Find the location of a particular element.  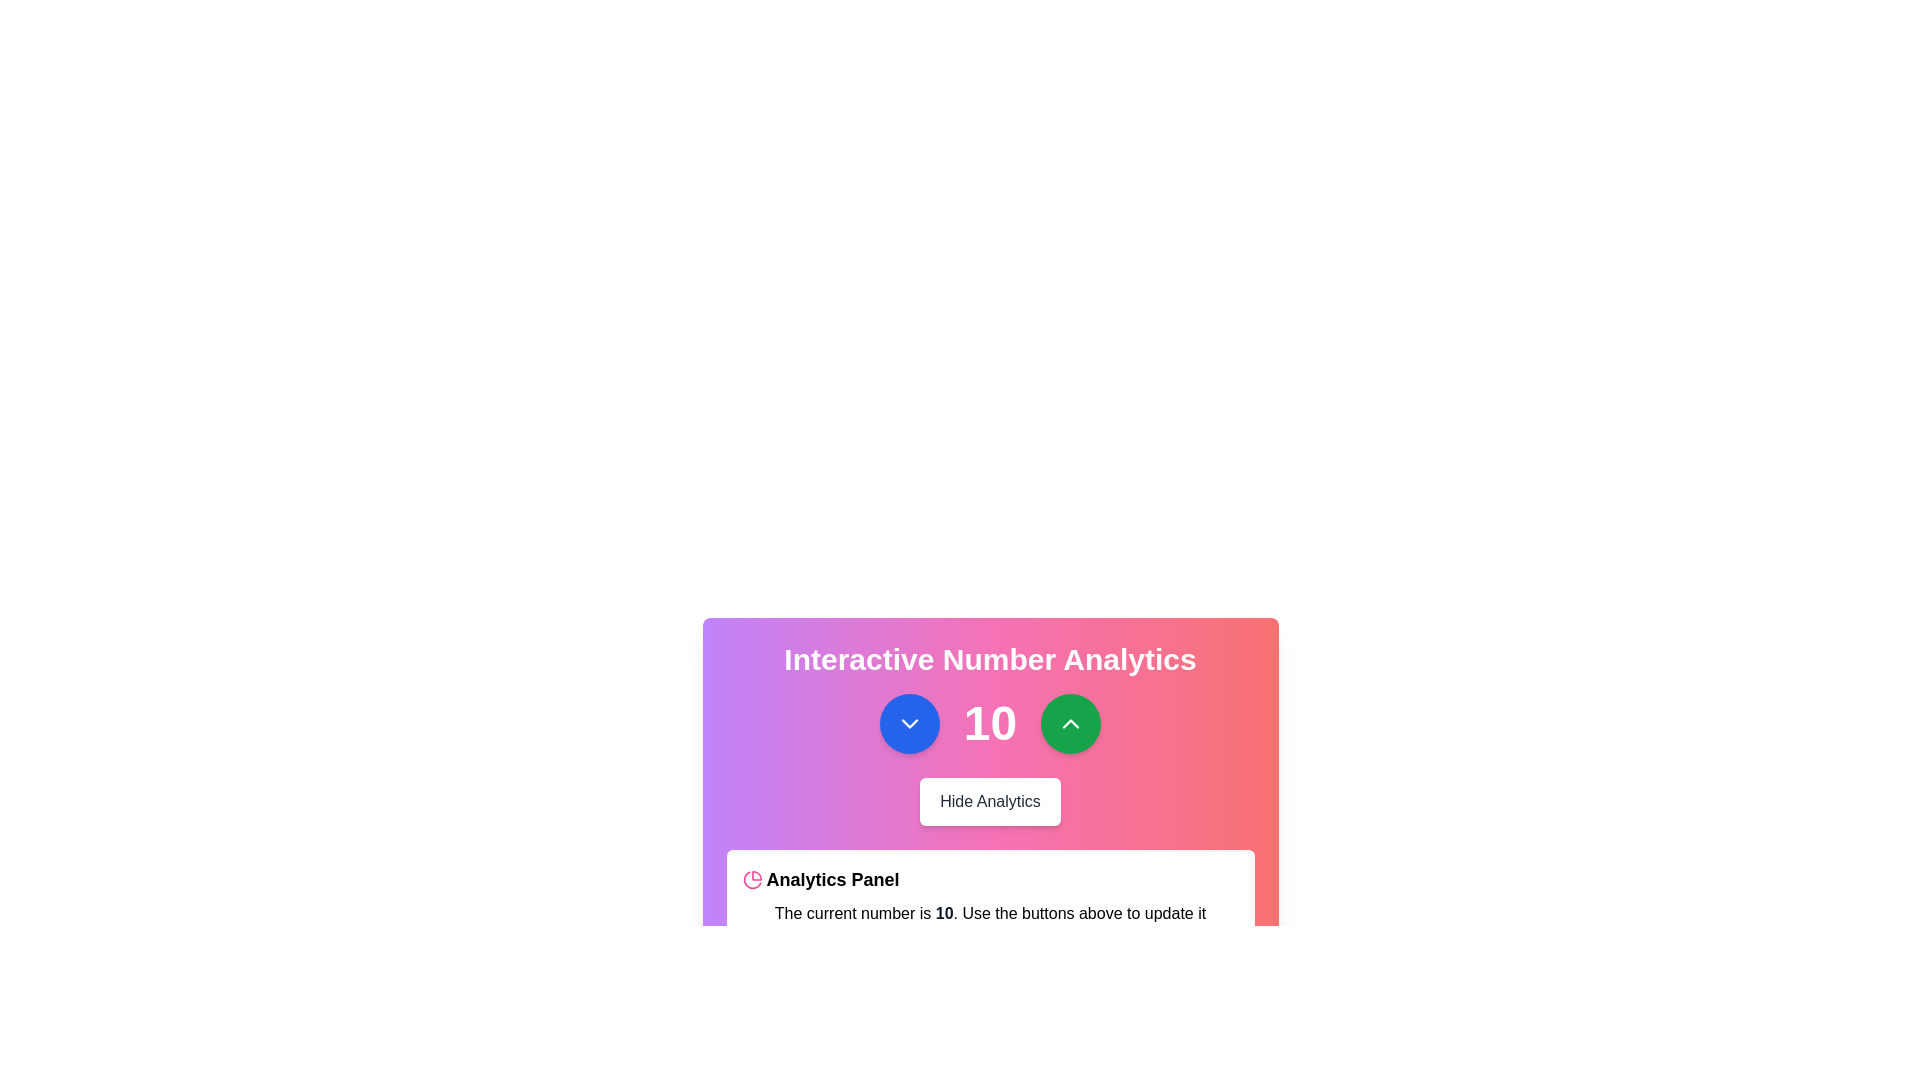

the 'Hide Analytics' button, which is a rectangular button with rounded corners and a slight shadow, located centrally below the numeric display and circular buttons is located at coordinates (990, 801).